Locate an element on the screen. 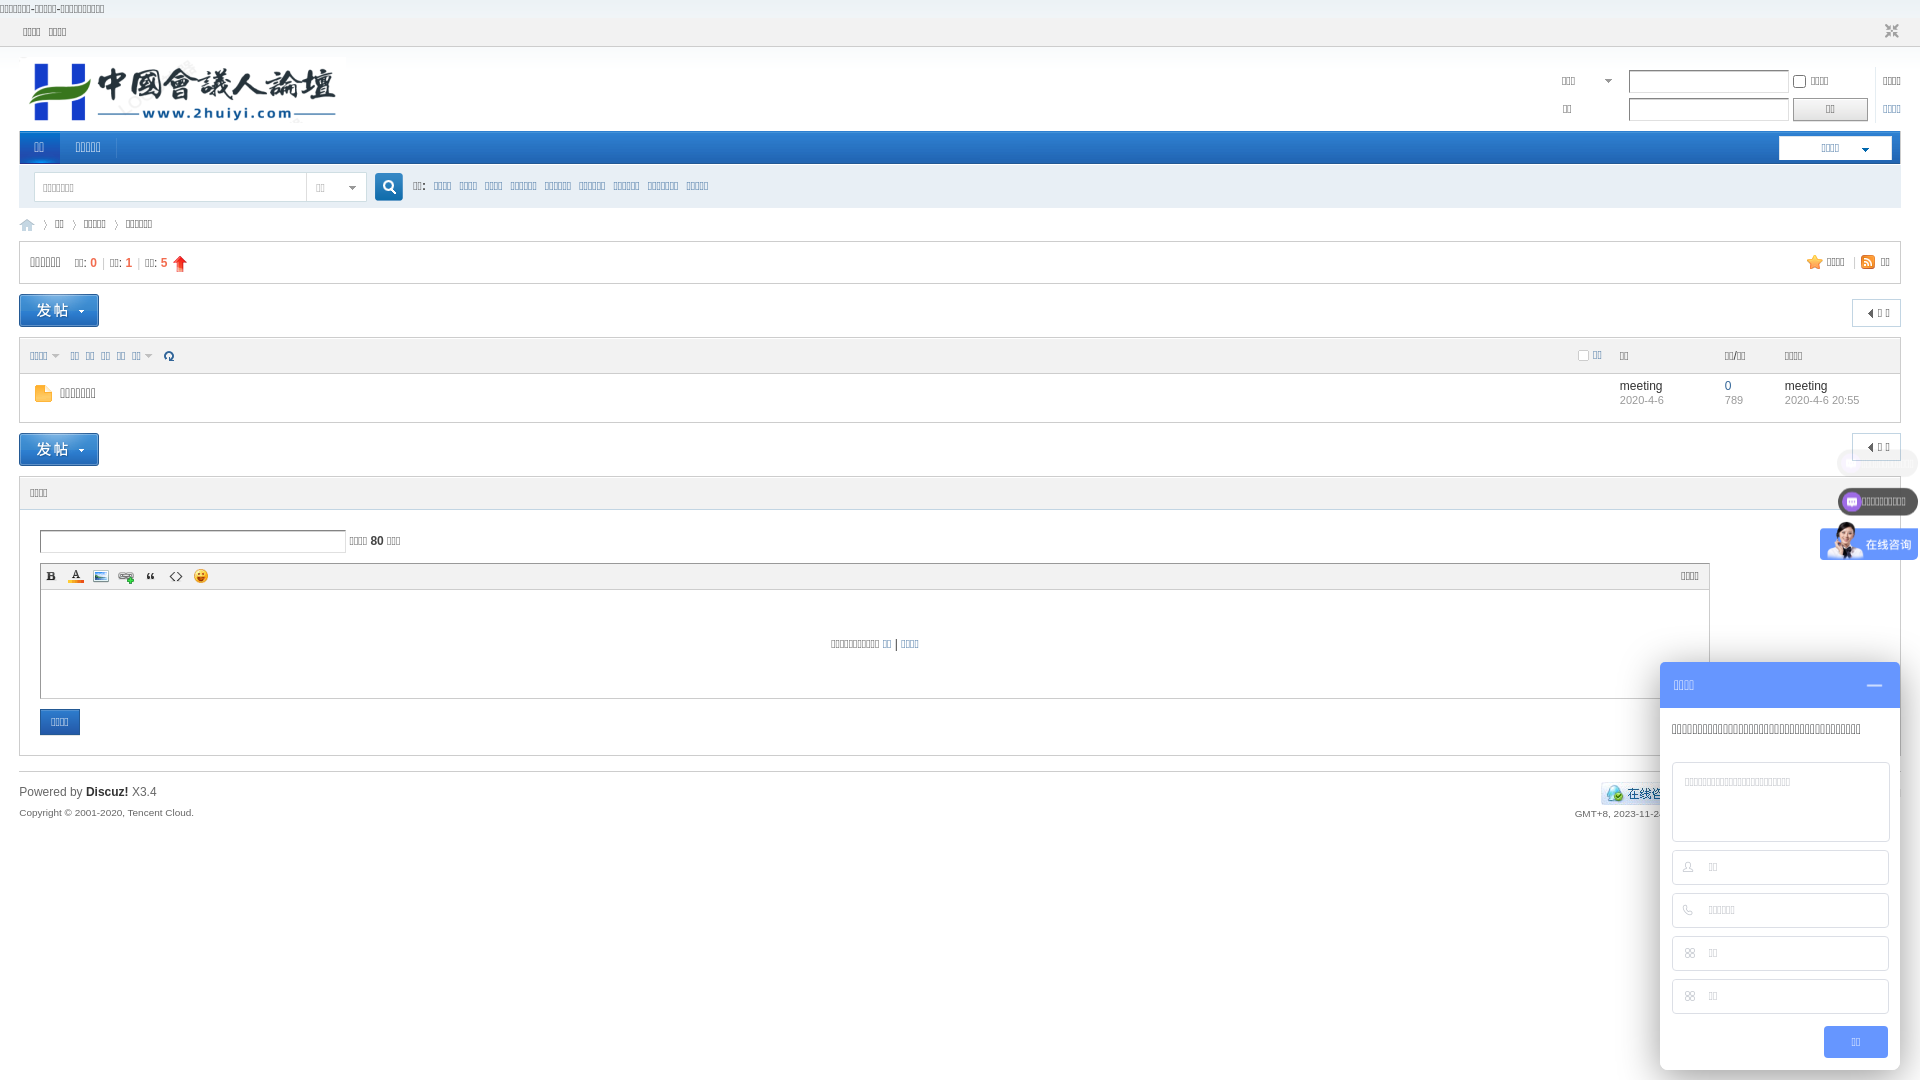 This screenshot has height=1080, width=1920. 'Quote' is located at coordinates (149, 575).